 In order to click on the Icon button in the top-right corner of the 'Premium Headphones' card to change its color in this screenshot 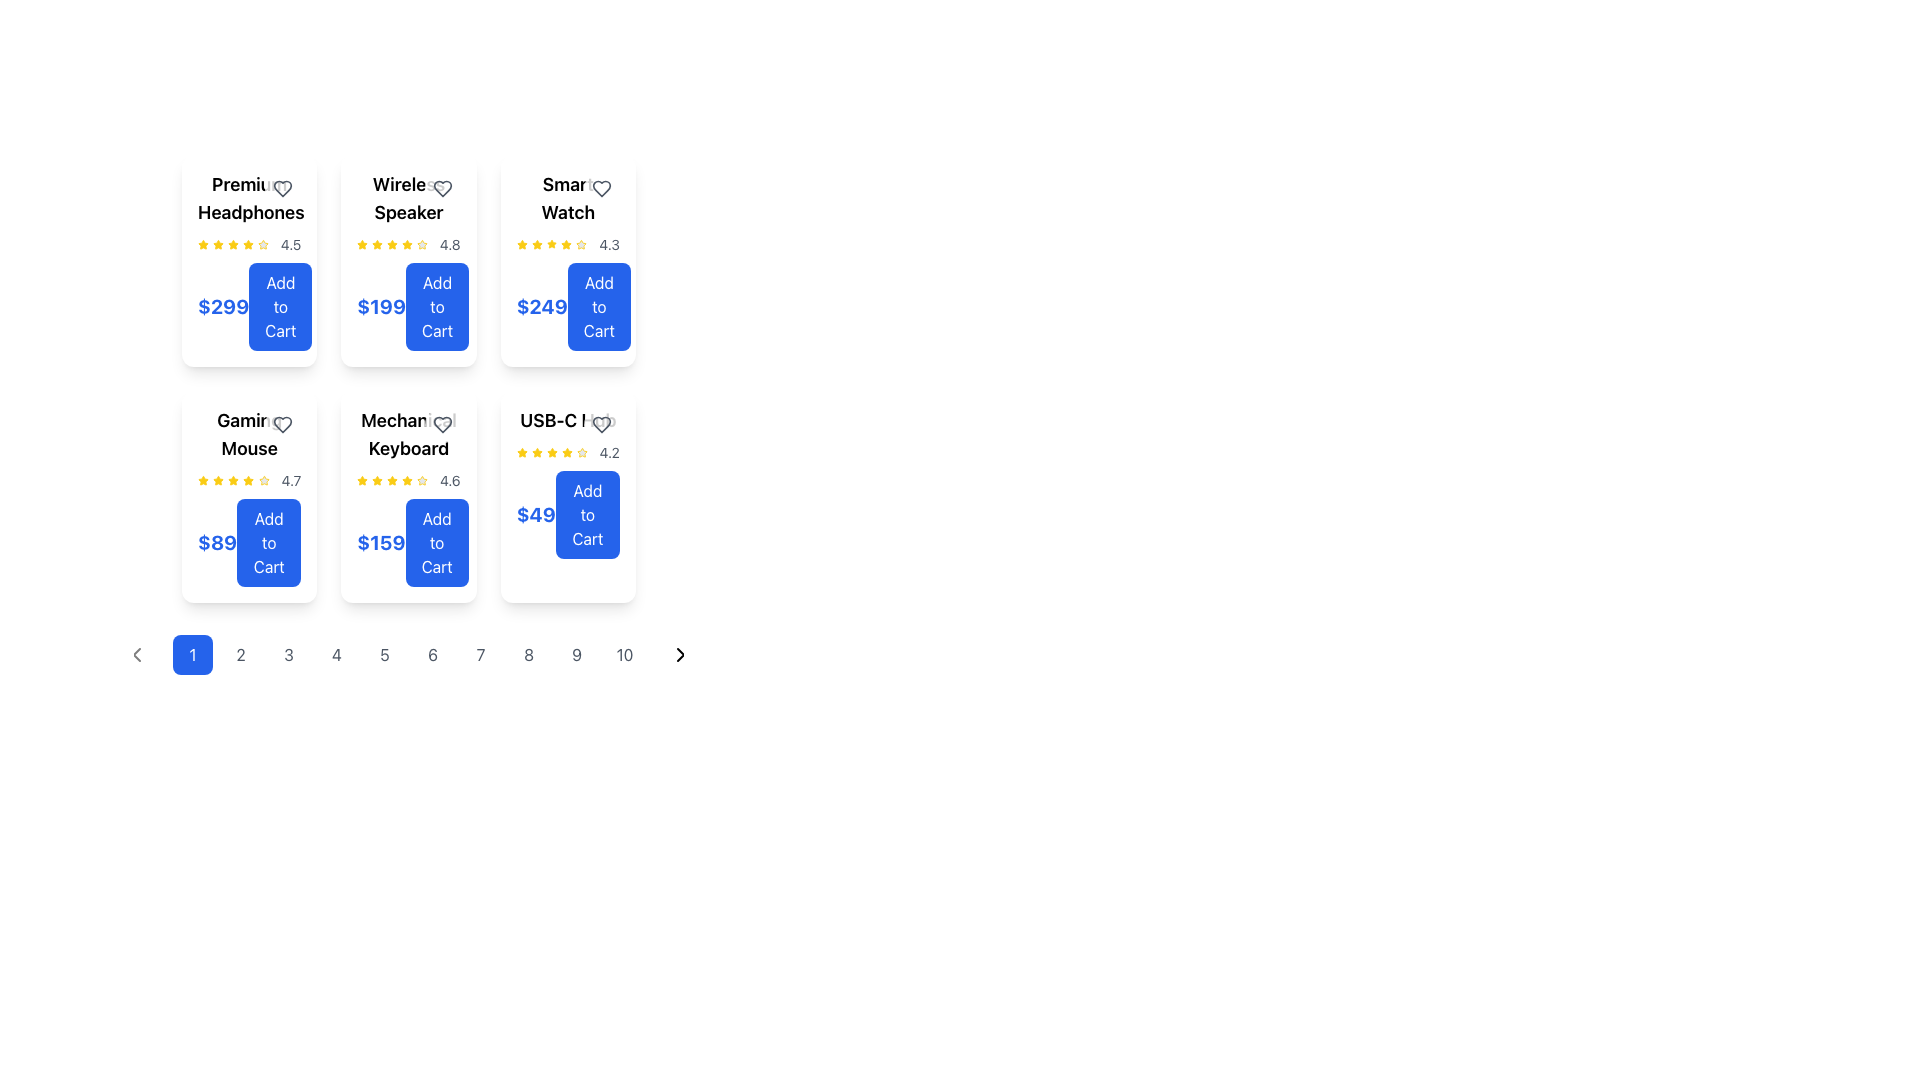, I will do `click(282, 189)`.